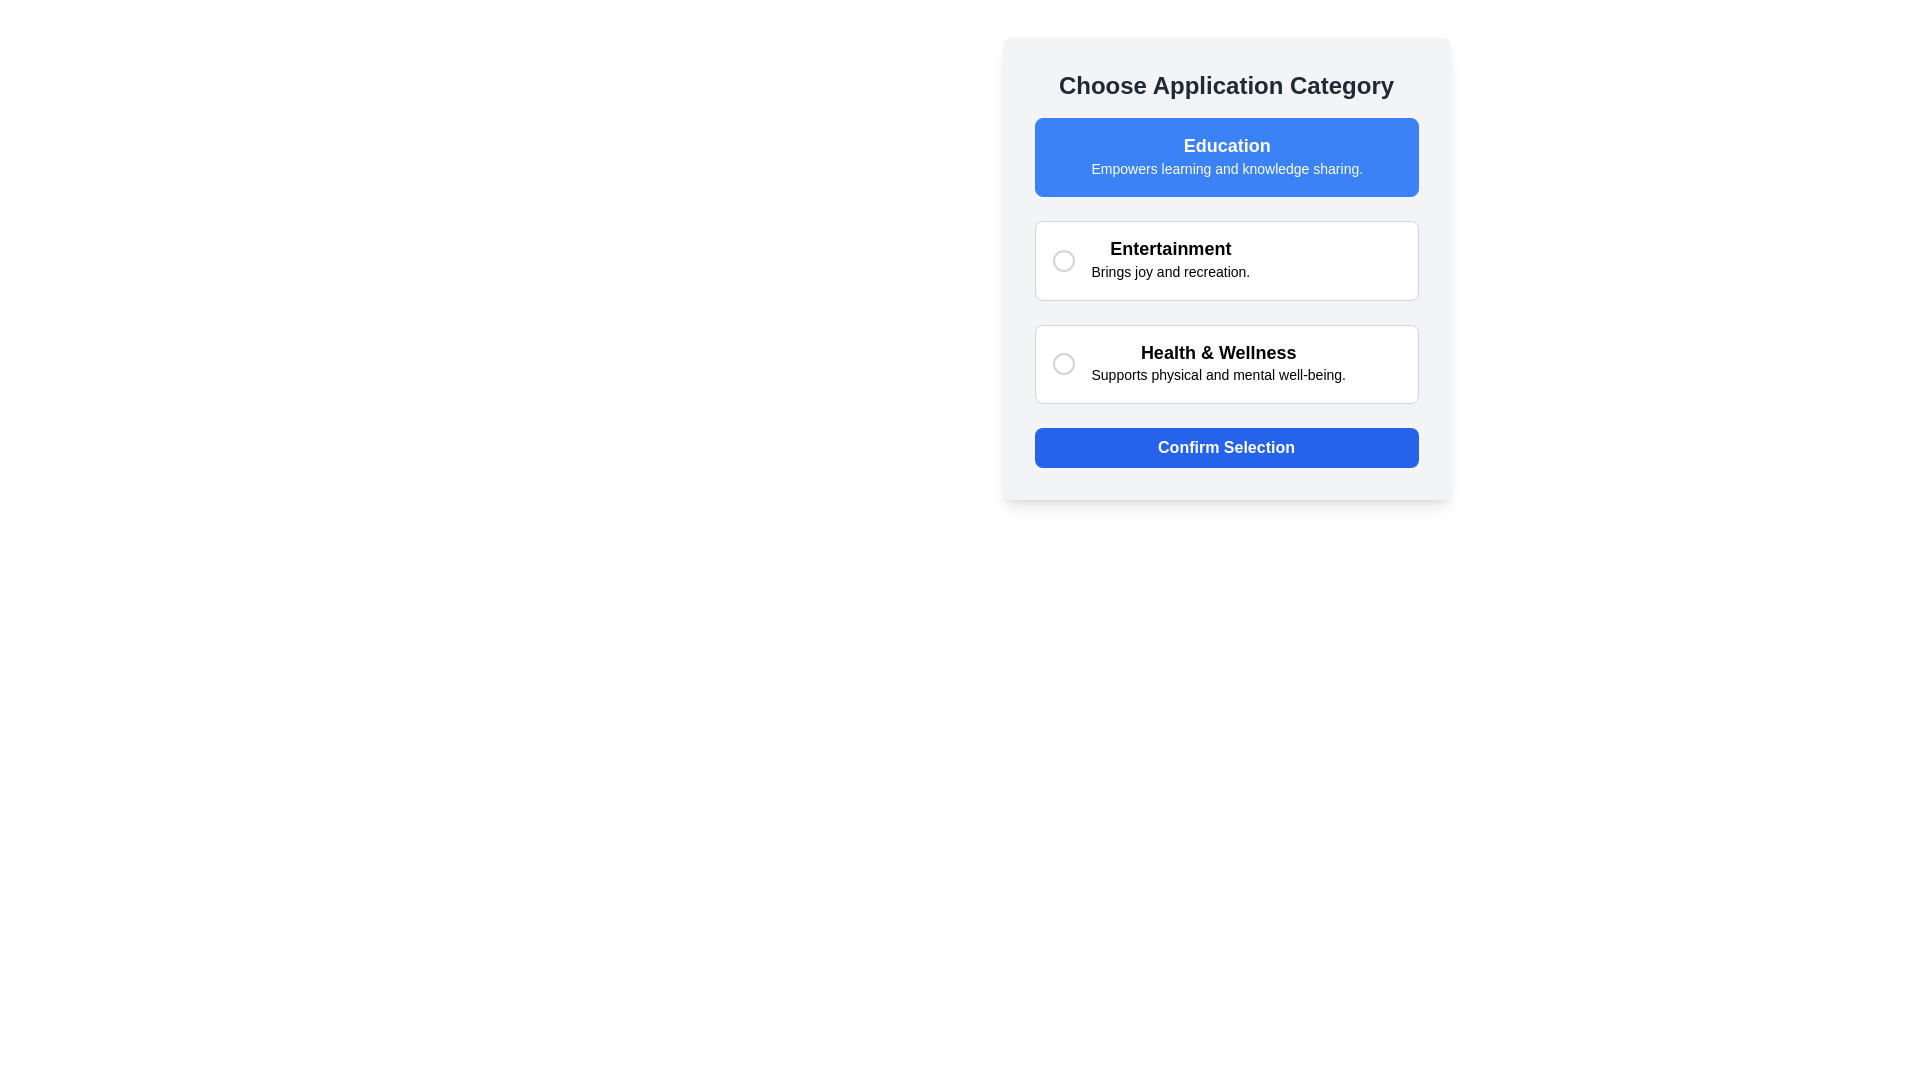 Image resolution: width=1920 pixels, height=1080 pixels. I want to click on the title label of the selectable option card labeled 'Health & Wellness', which is located in the middle section beneath a radio button and above the supplementary text, so click(1217, 351).